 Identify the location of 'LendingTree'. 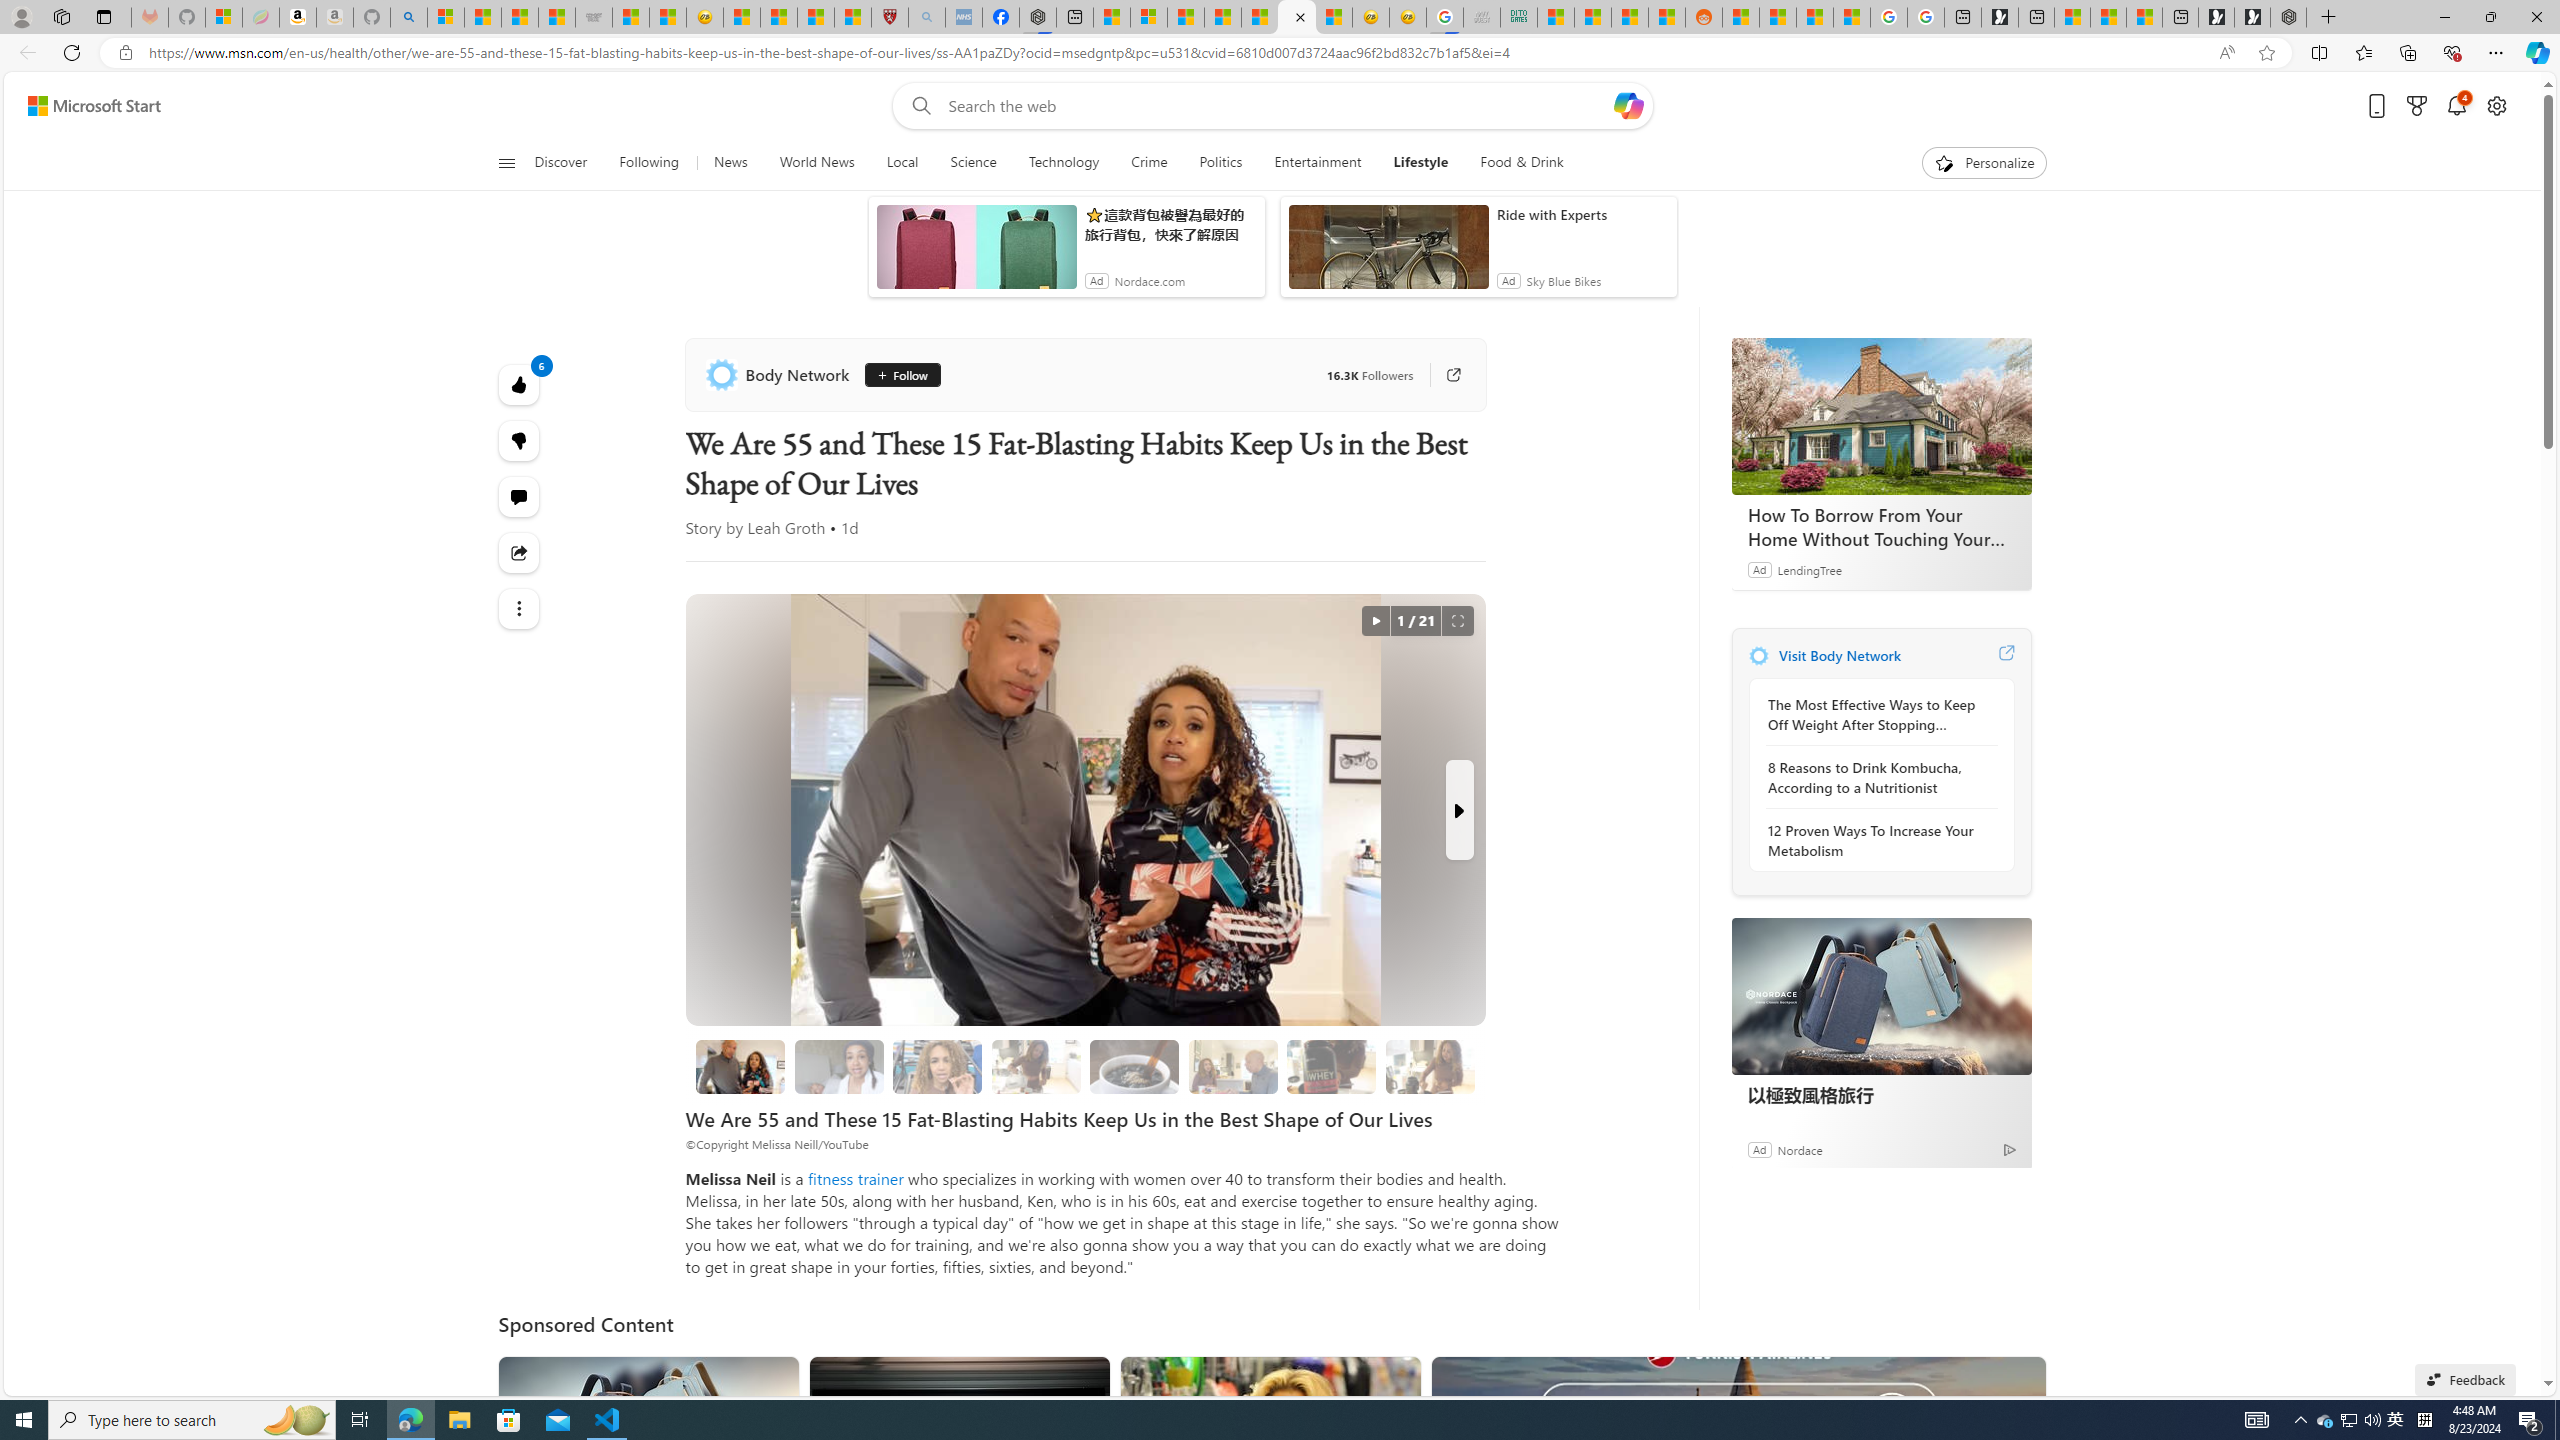
(1809, 568).